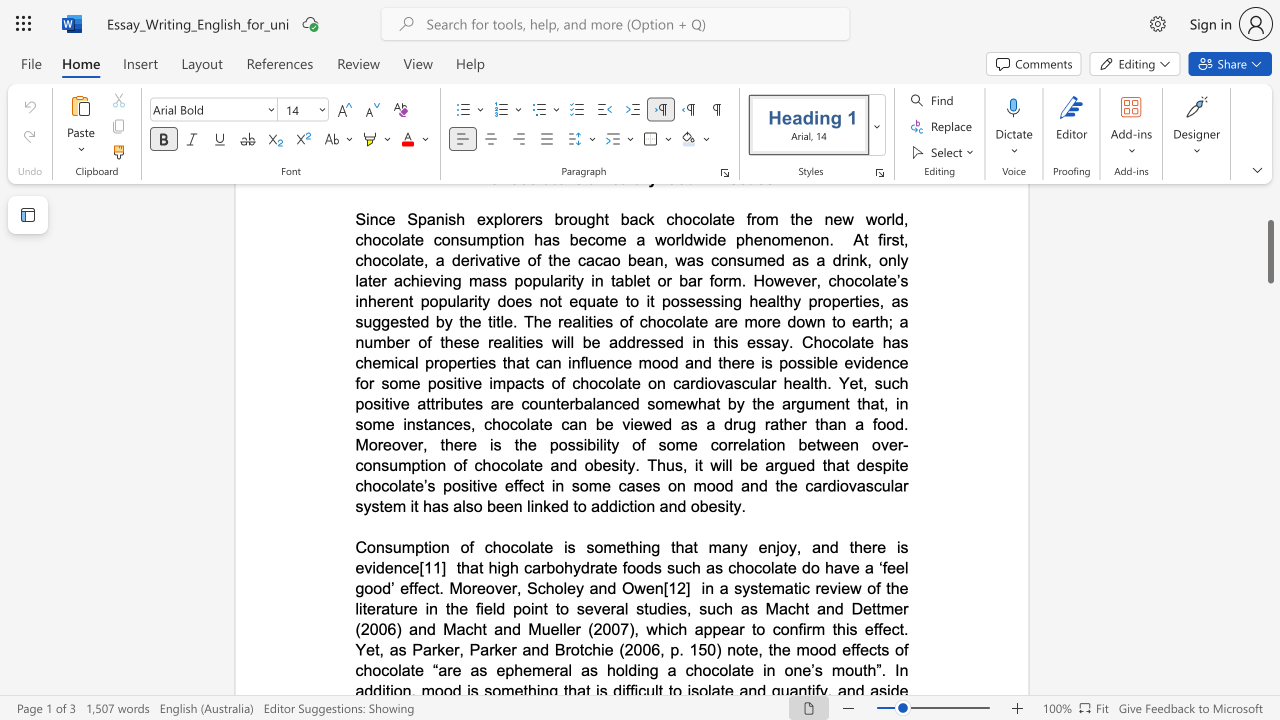  Describe the element at coordinates (1269, 251) in the screenshot. I see `the scrollbar and move up 140 pixels` at that location.